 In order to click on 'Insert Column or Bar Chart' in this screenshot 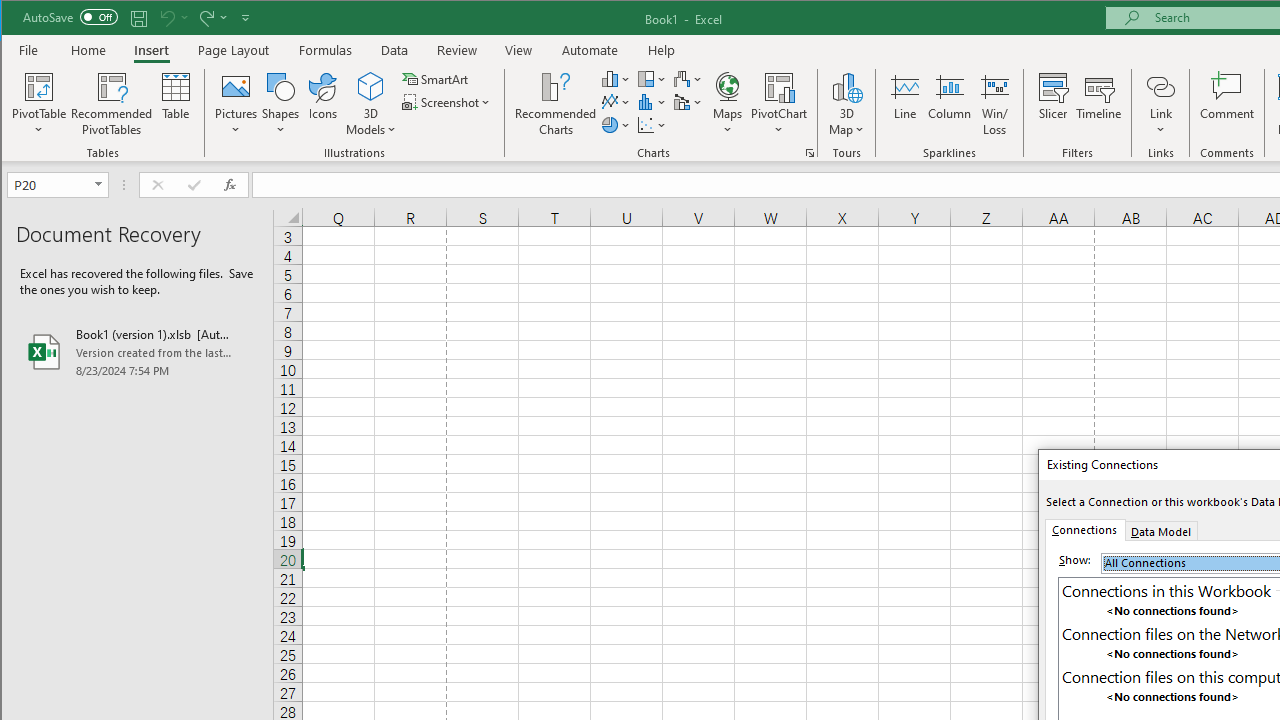, I will do `click(615, 78)`.